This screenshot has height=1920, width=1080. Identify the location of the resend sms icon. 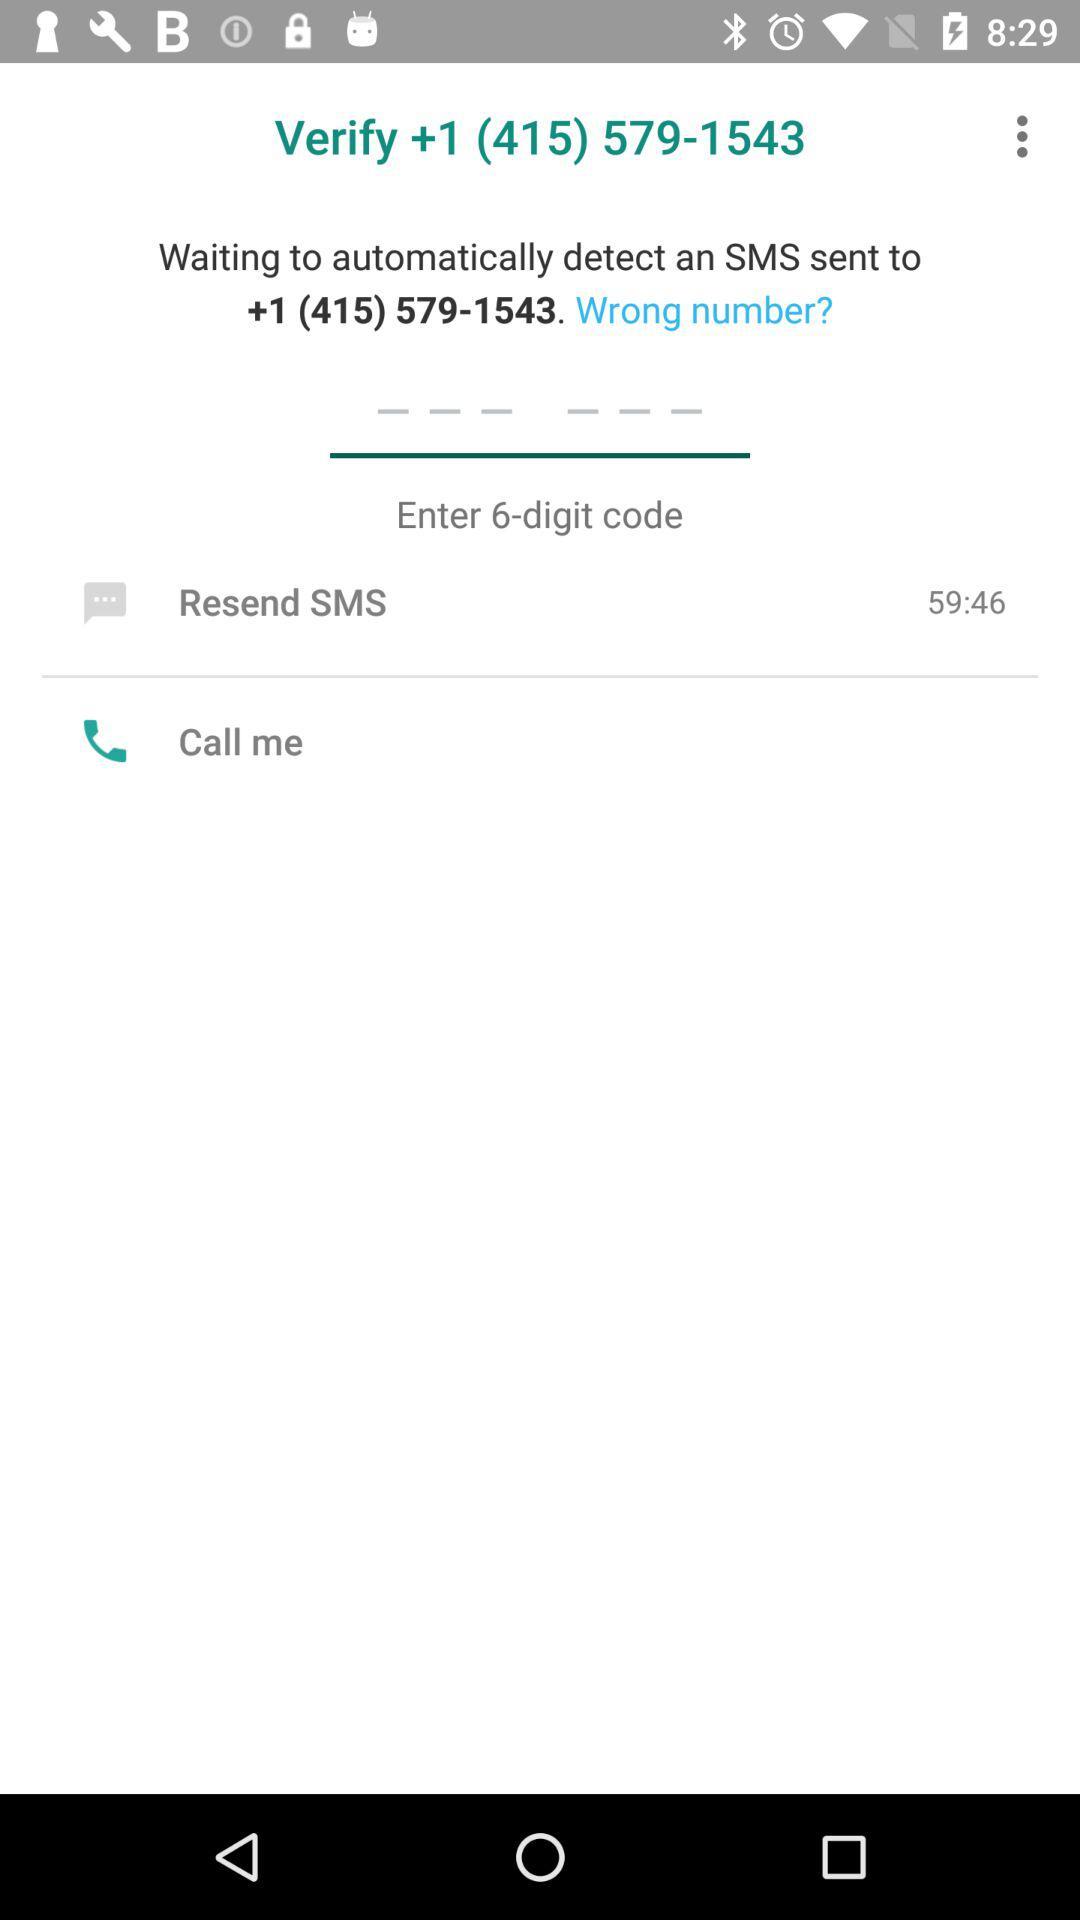
(229, 600).